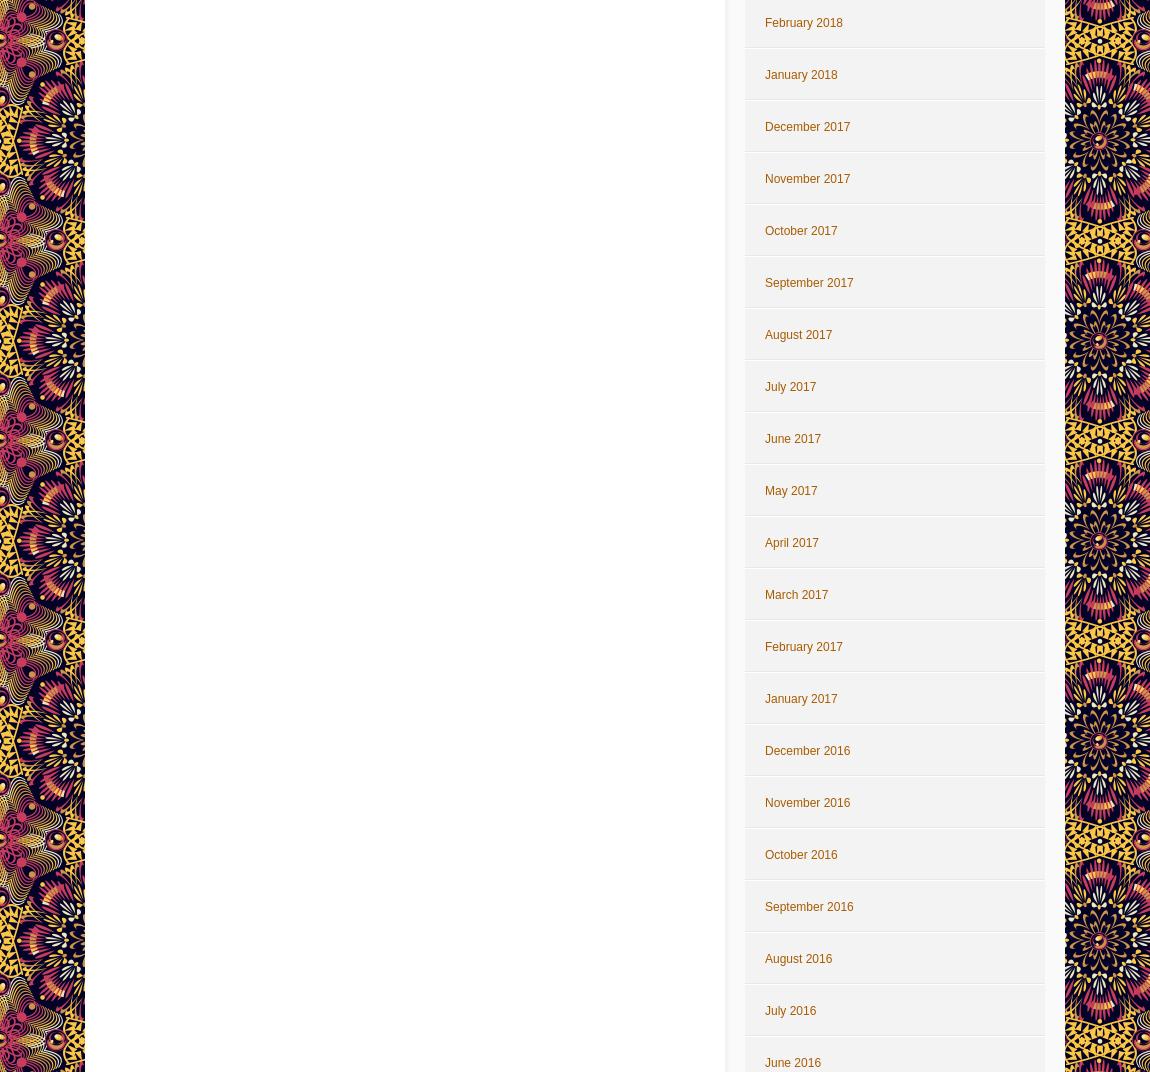  What do you see at coordinates (808, 907) in the screenshot?
I see `'September 2016'` at bounding box center [808, 907].